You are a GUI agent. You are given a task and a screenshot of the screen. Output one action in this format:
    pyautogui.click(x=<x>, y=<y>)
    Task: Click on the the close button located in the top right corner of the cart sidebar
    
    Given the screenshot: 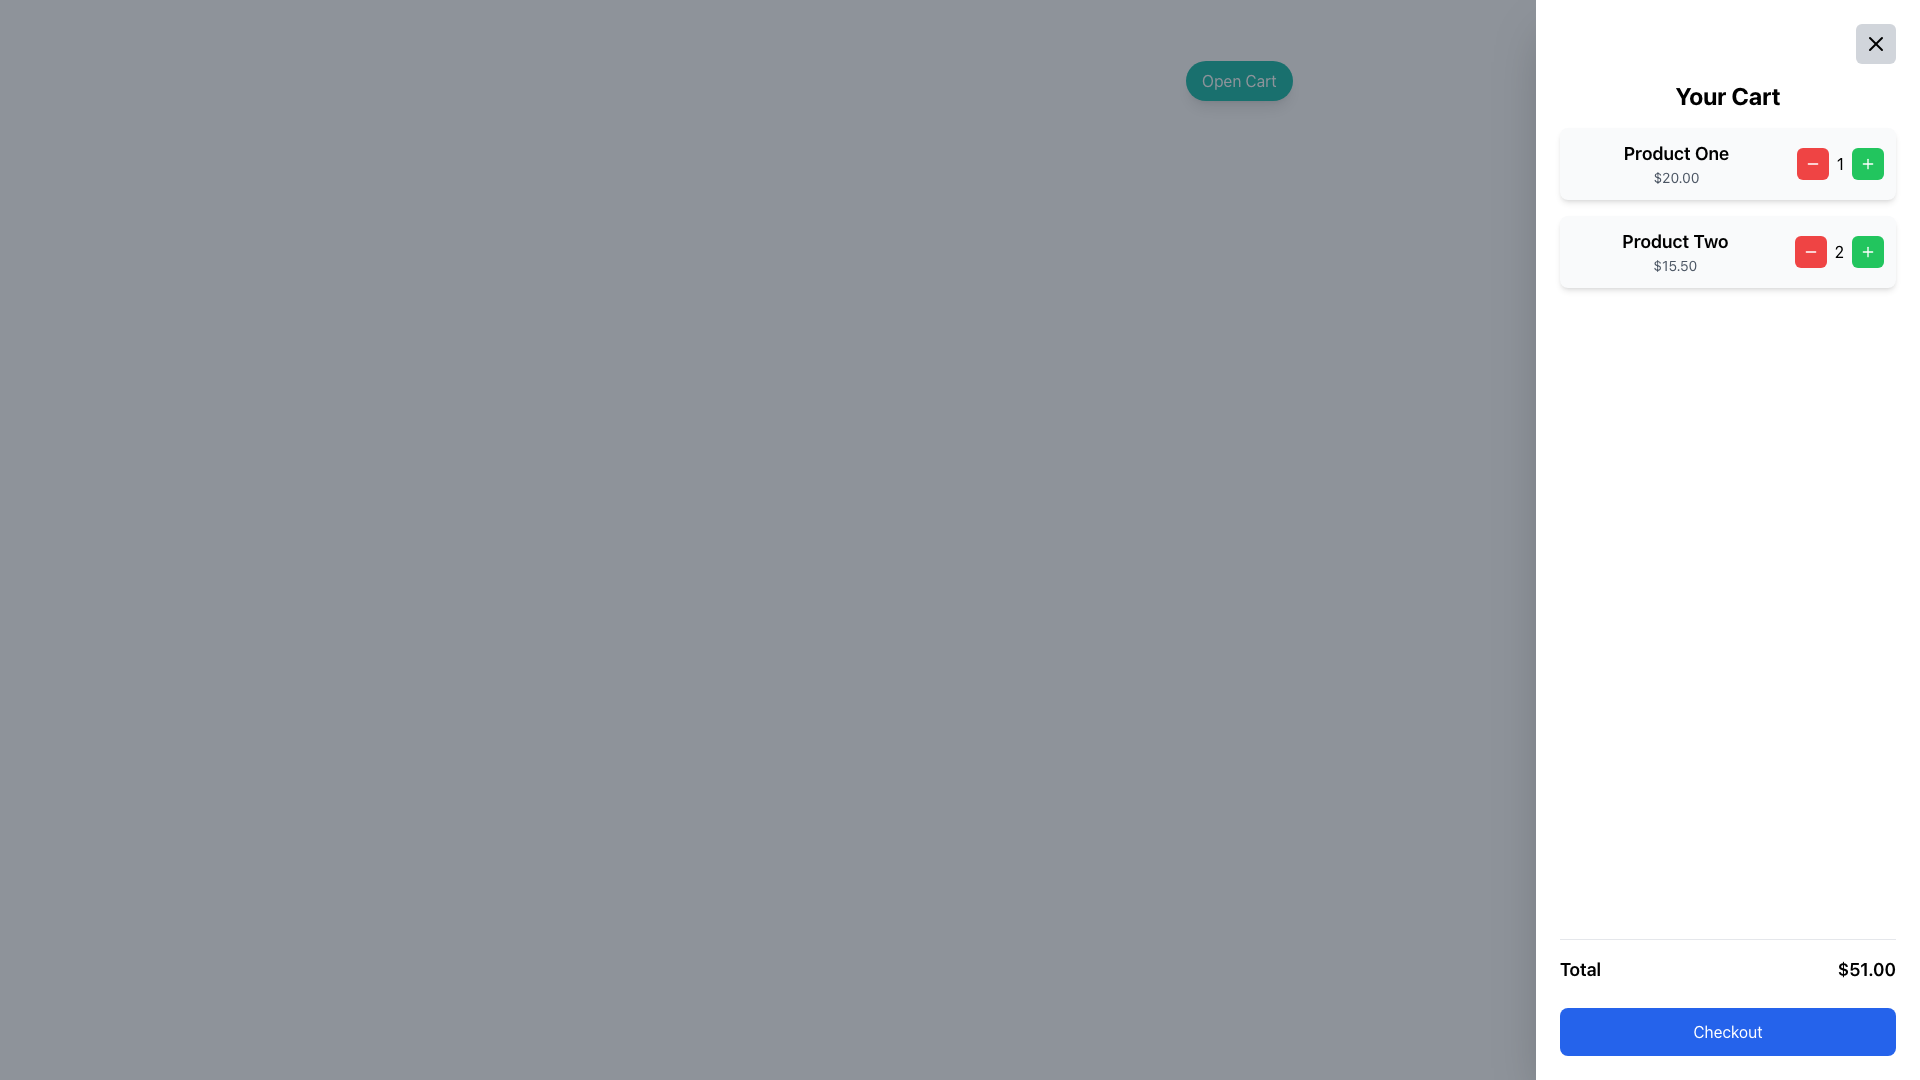 What is the action you would take?
    pyautogui.click(x=1875, y=43)
    